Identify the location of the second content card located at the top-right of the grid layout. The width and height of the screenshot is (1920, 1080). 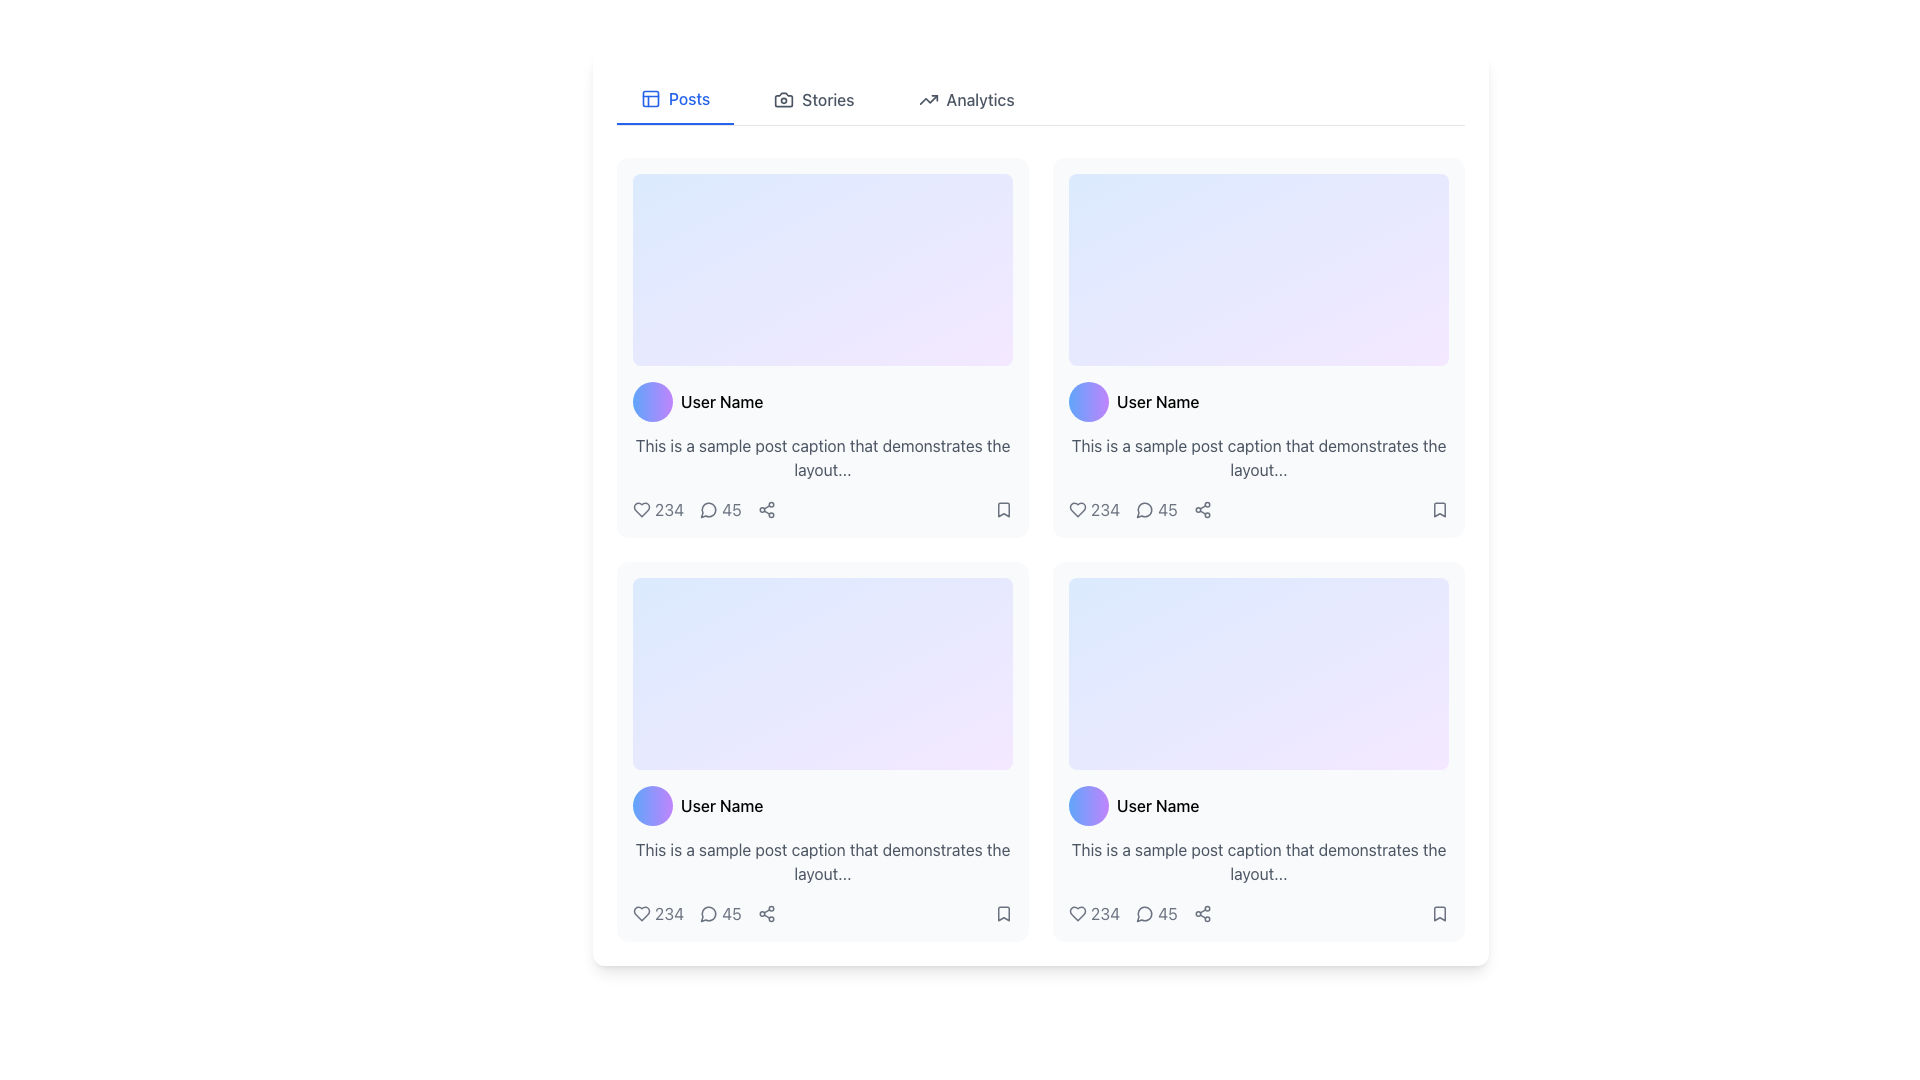
(1257, 346).